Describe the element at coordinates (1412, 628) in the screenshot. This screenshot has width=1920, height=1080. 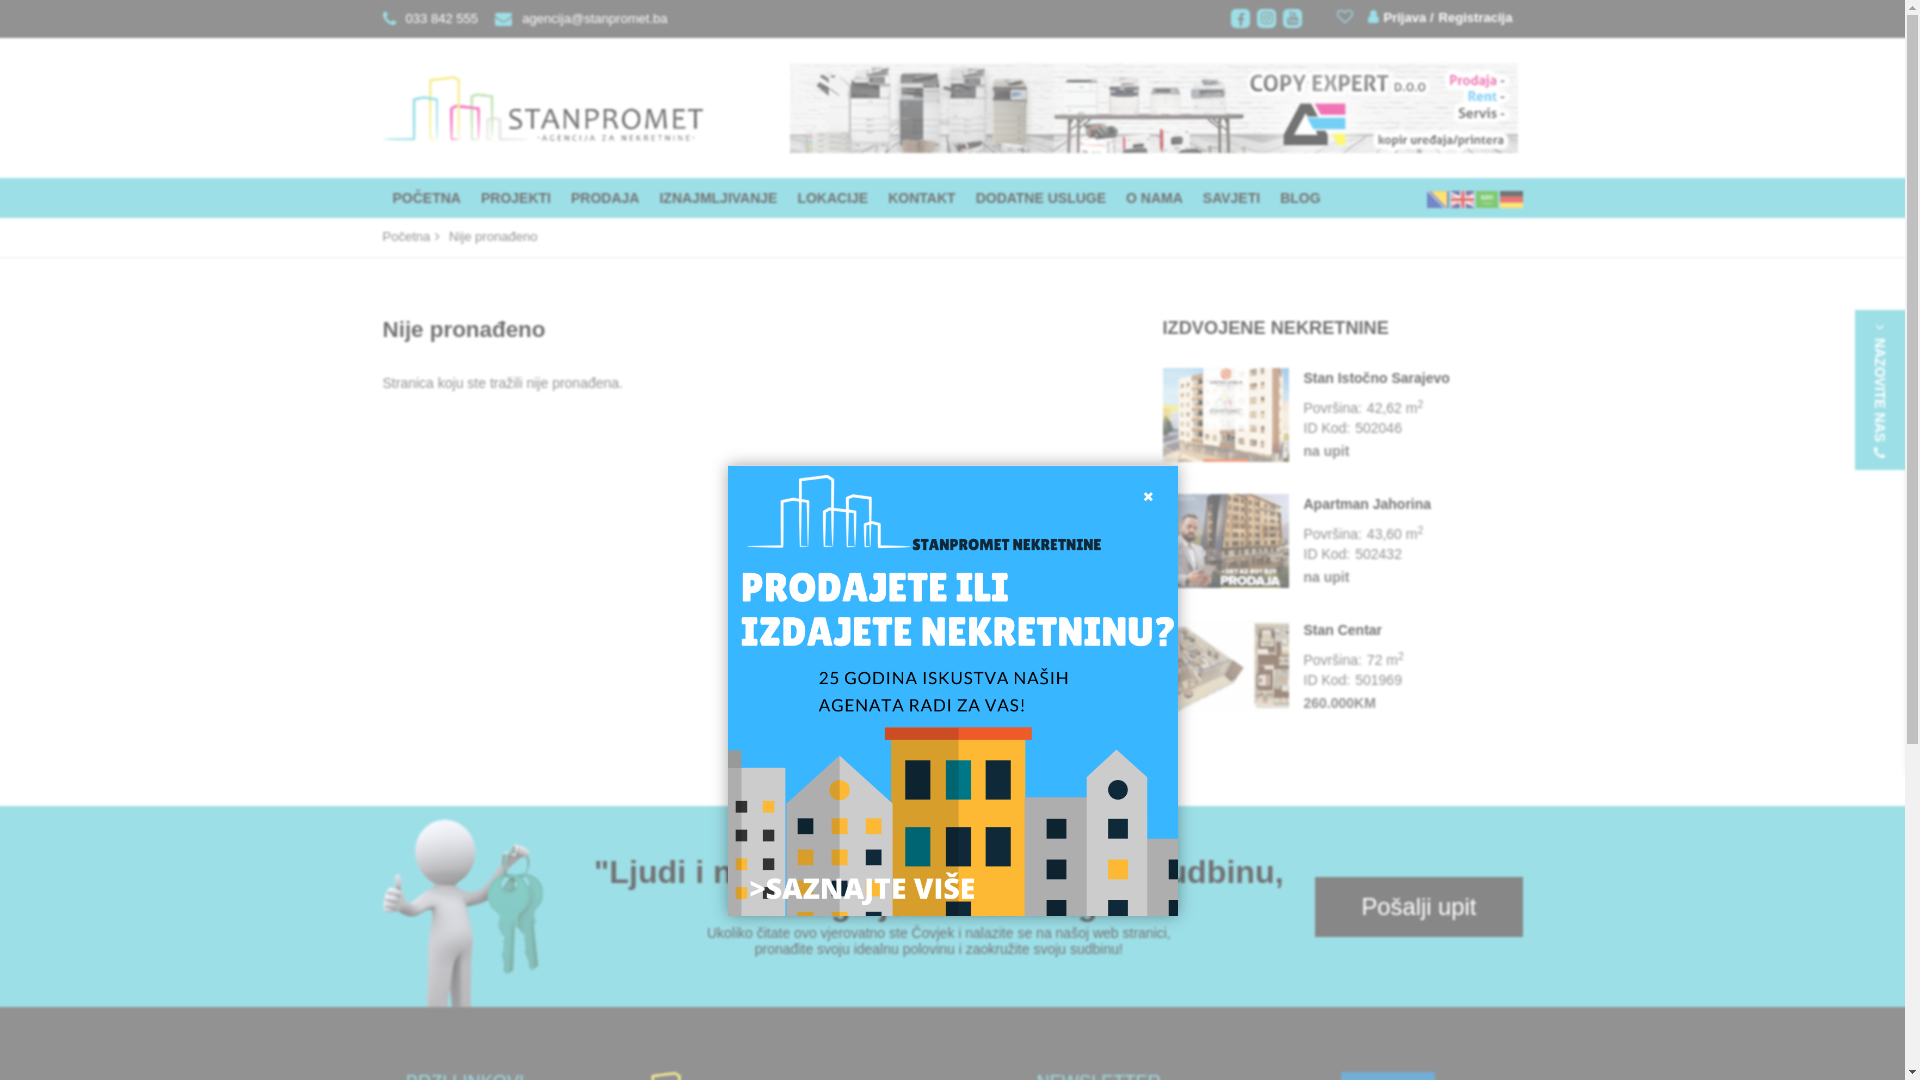
I see `'Stan Centar'` at that location.